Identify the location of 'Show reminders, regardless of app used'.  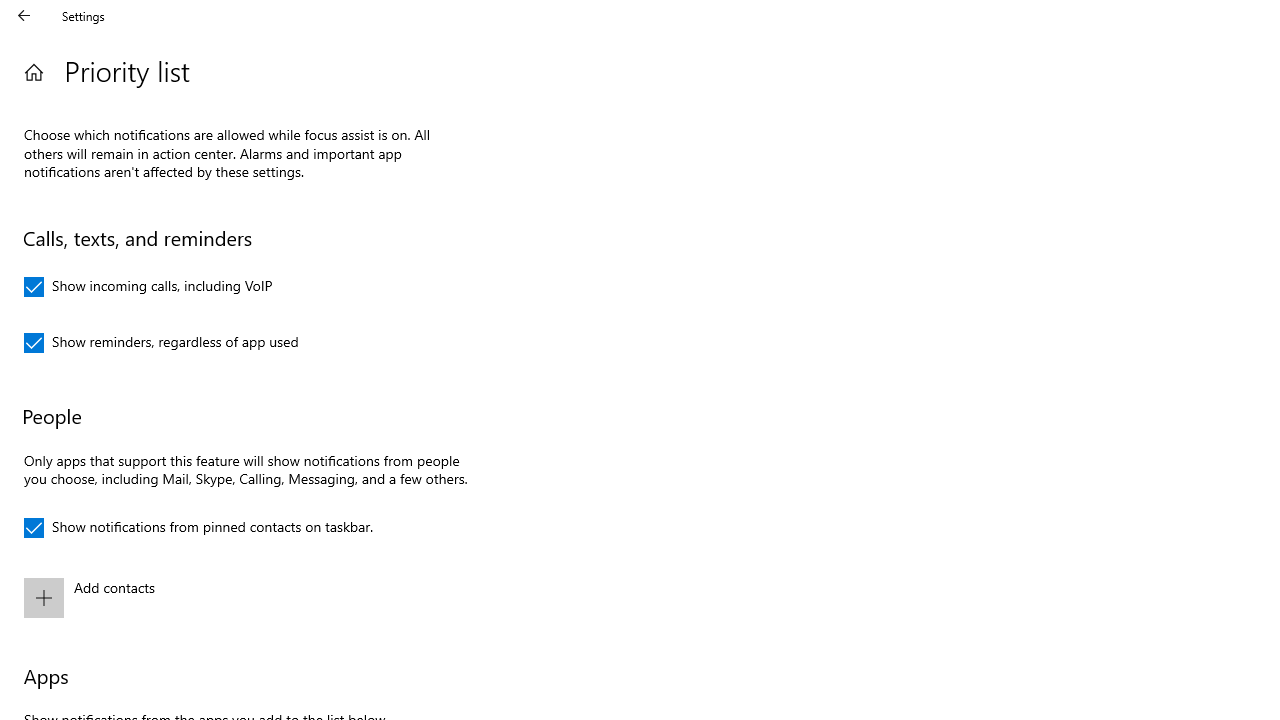
(161, 342).